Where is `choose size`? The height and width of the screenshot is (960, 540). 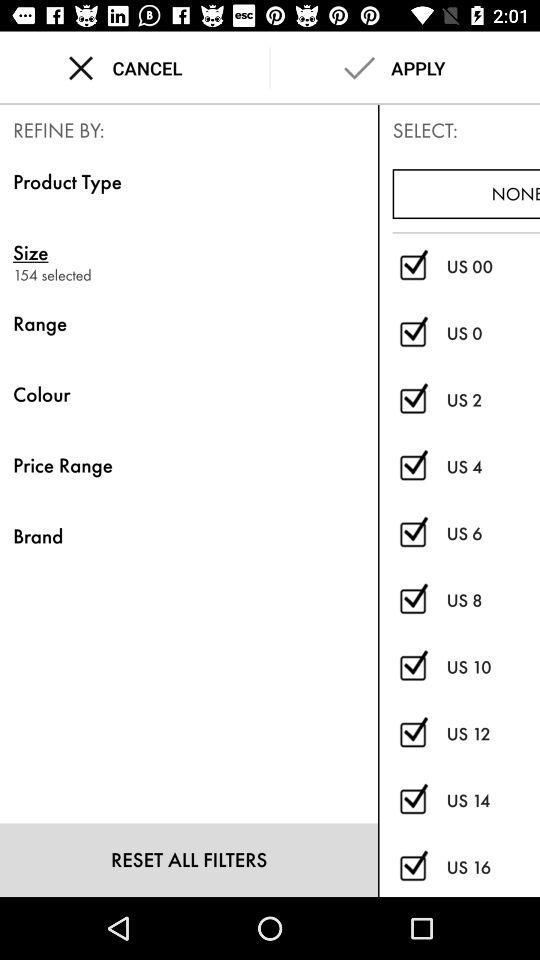
choose size is located at coordinates (412, 866).